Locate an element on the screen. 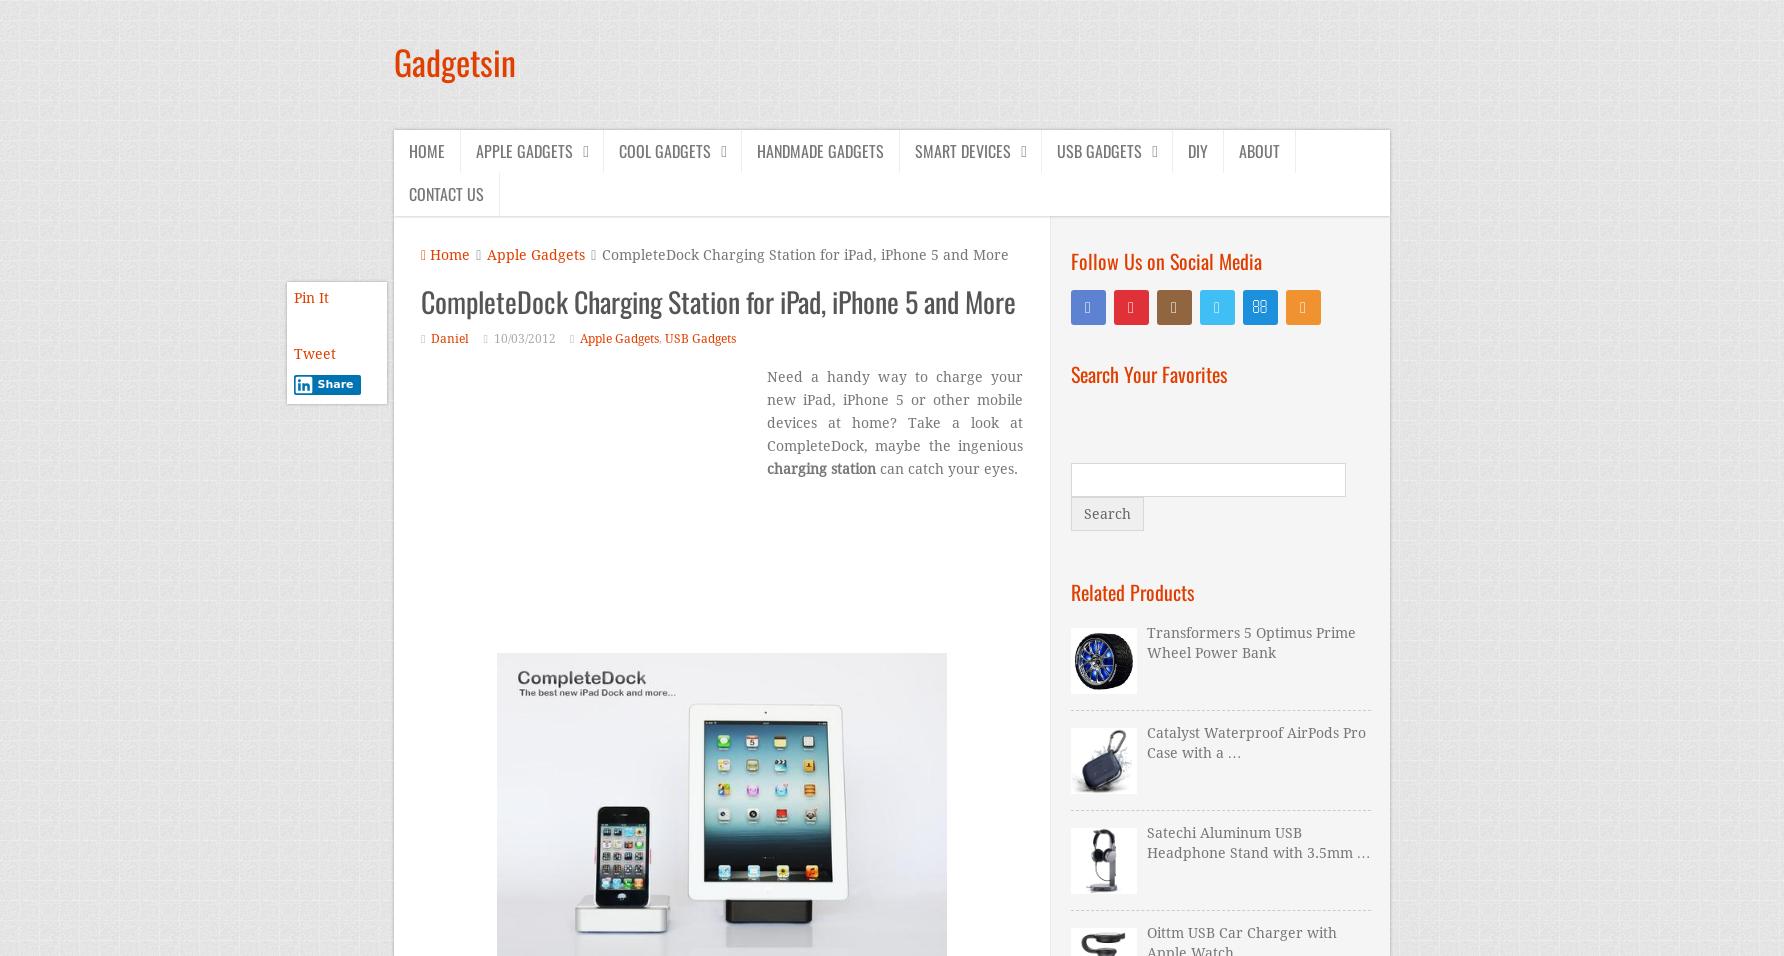  ',' is located at coordinates (661, 337).